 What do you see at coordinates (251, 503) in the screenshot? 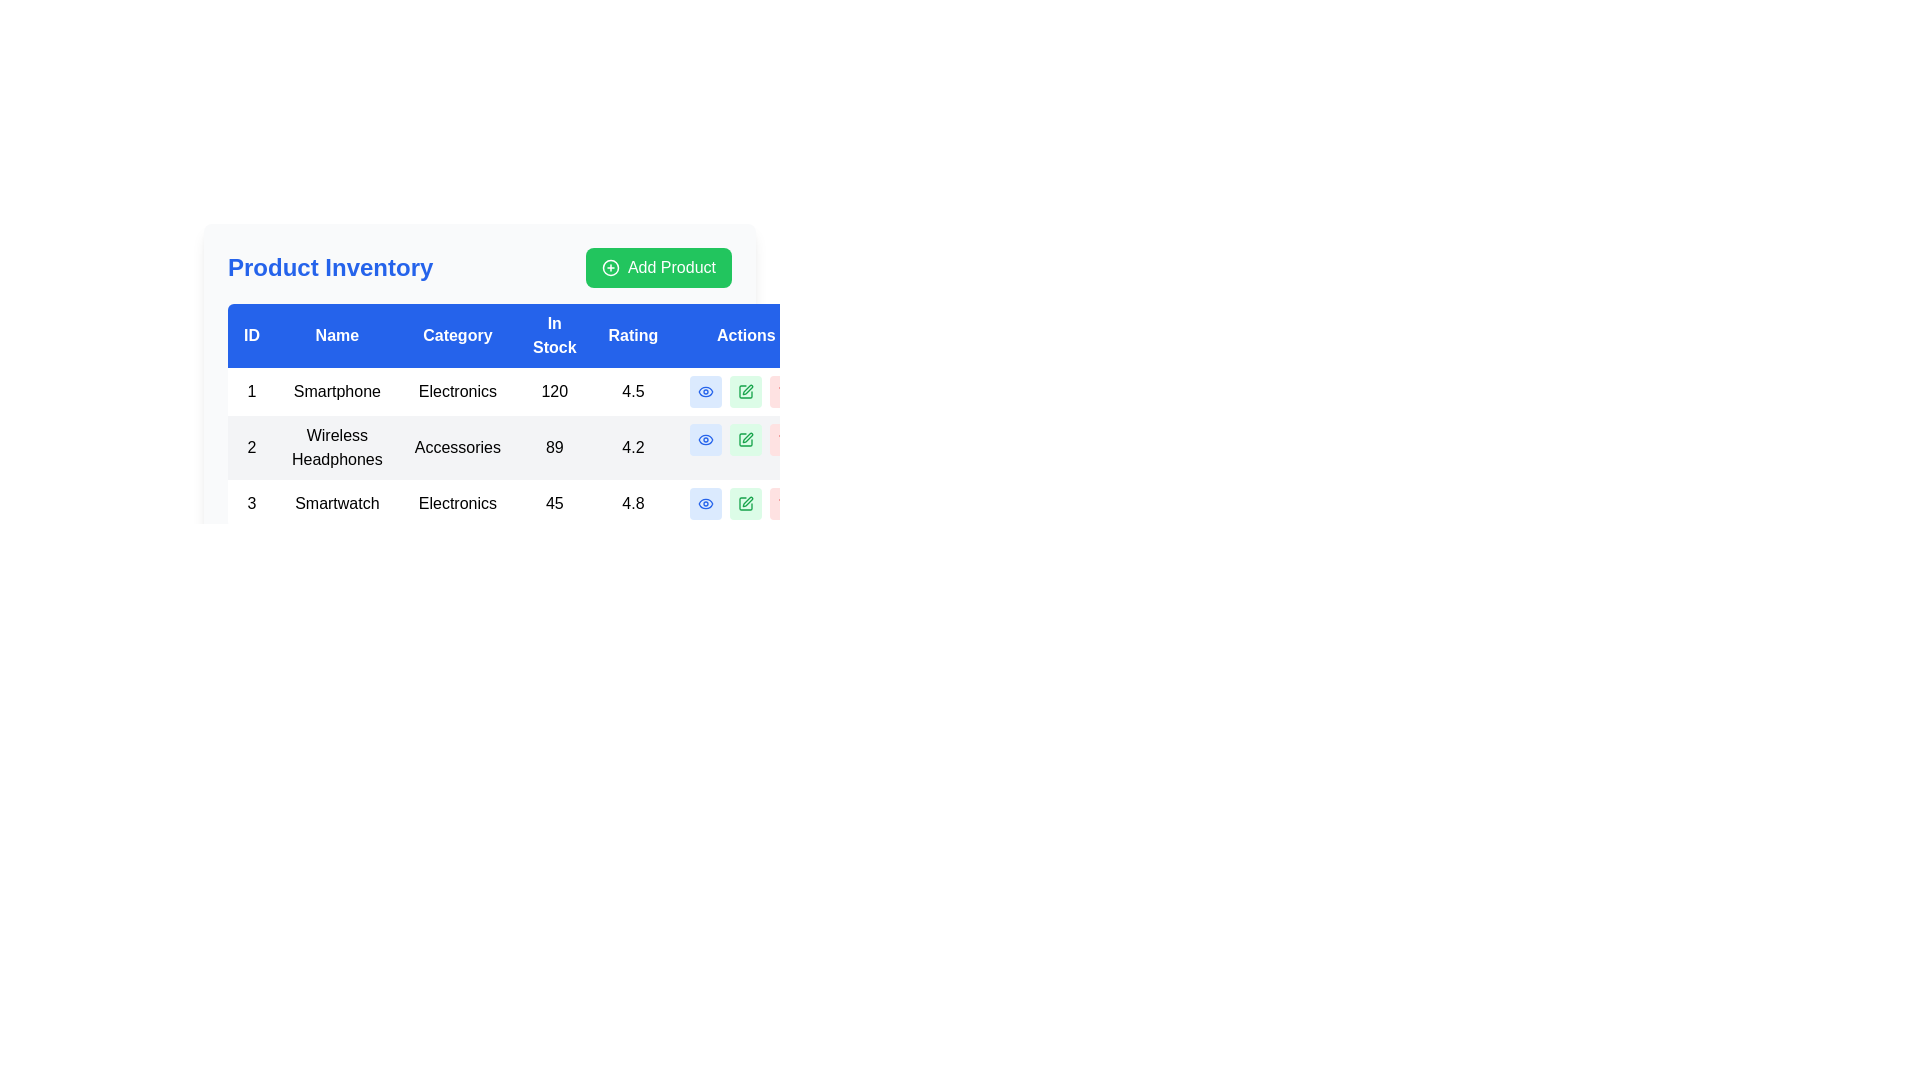
I see `the Text label in the ID column of the third row, which identifies the row associated with the number '3' for the 'Smartwatch'` at bounding box center [251, 503].